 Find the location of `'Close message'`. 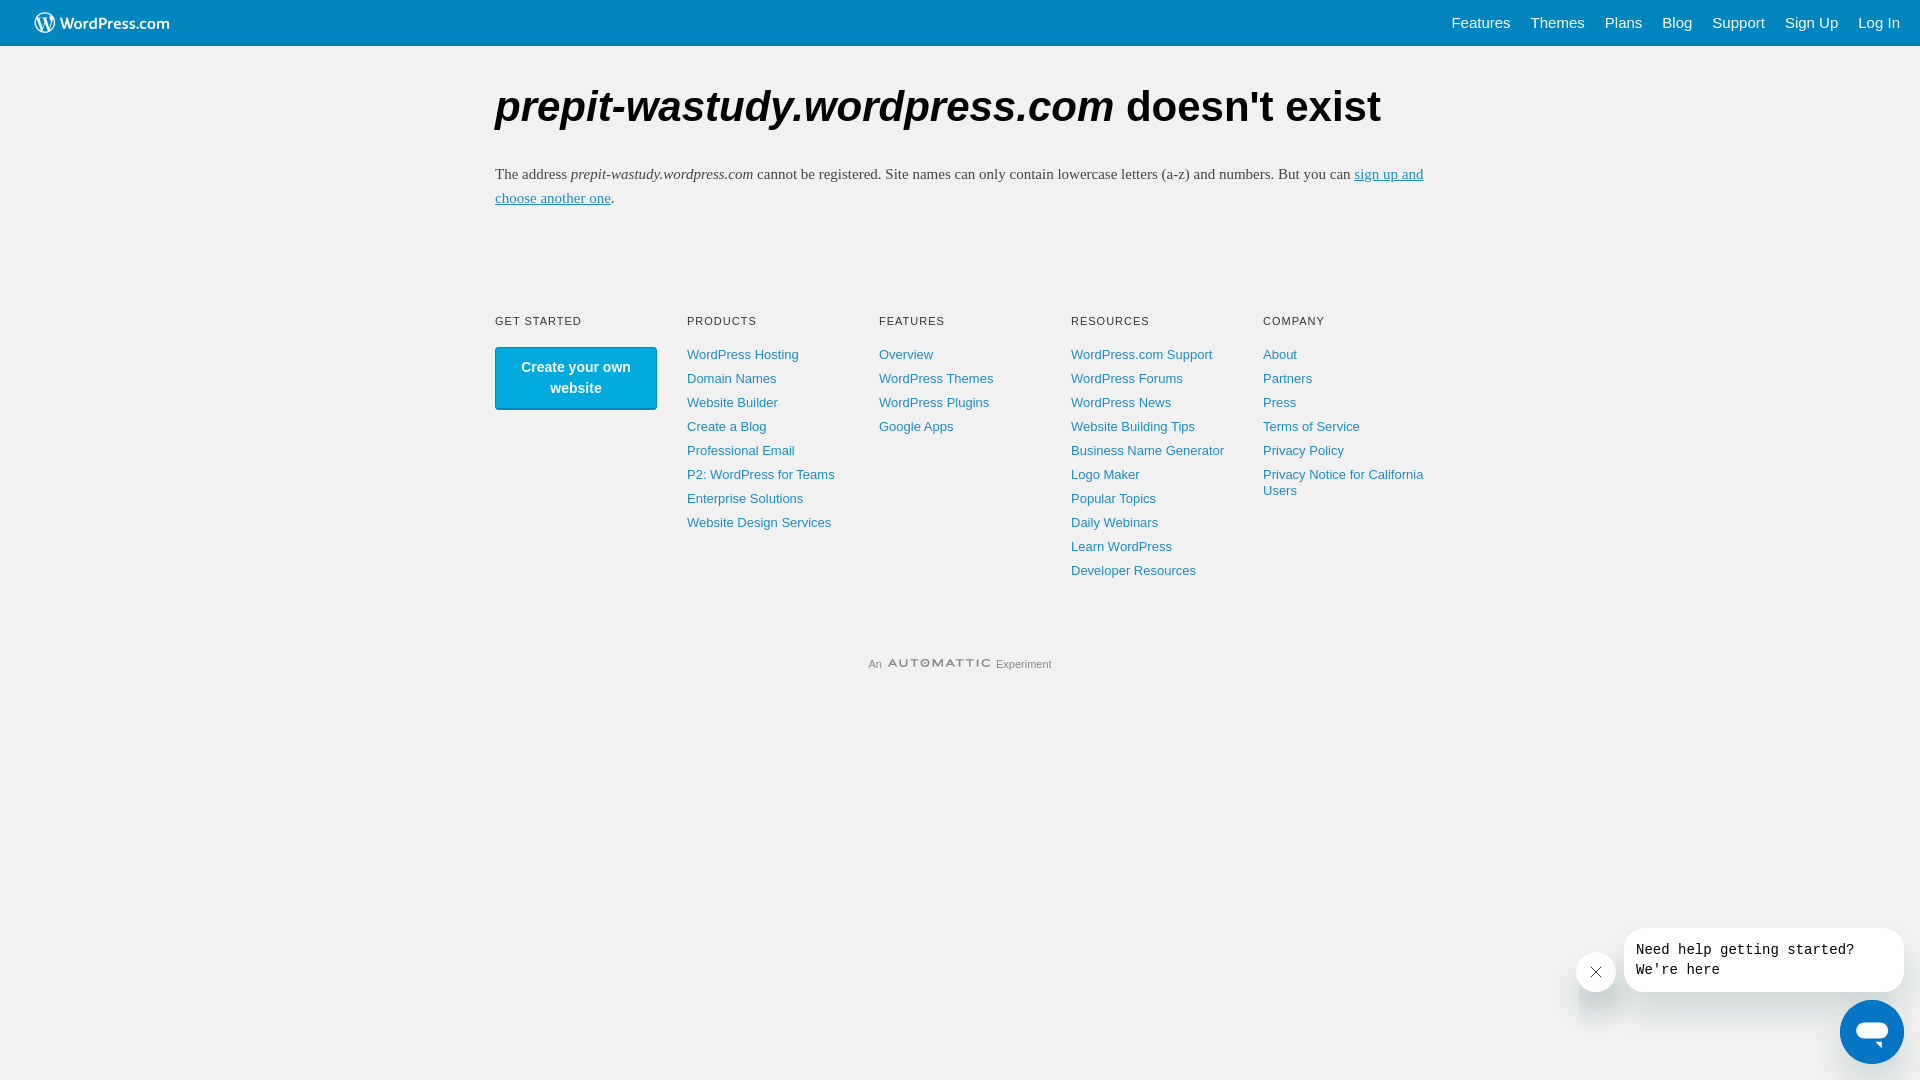

'Close message' is located at coordinates (1595, 971).